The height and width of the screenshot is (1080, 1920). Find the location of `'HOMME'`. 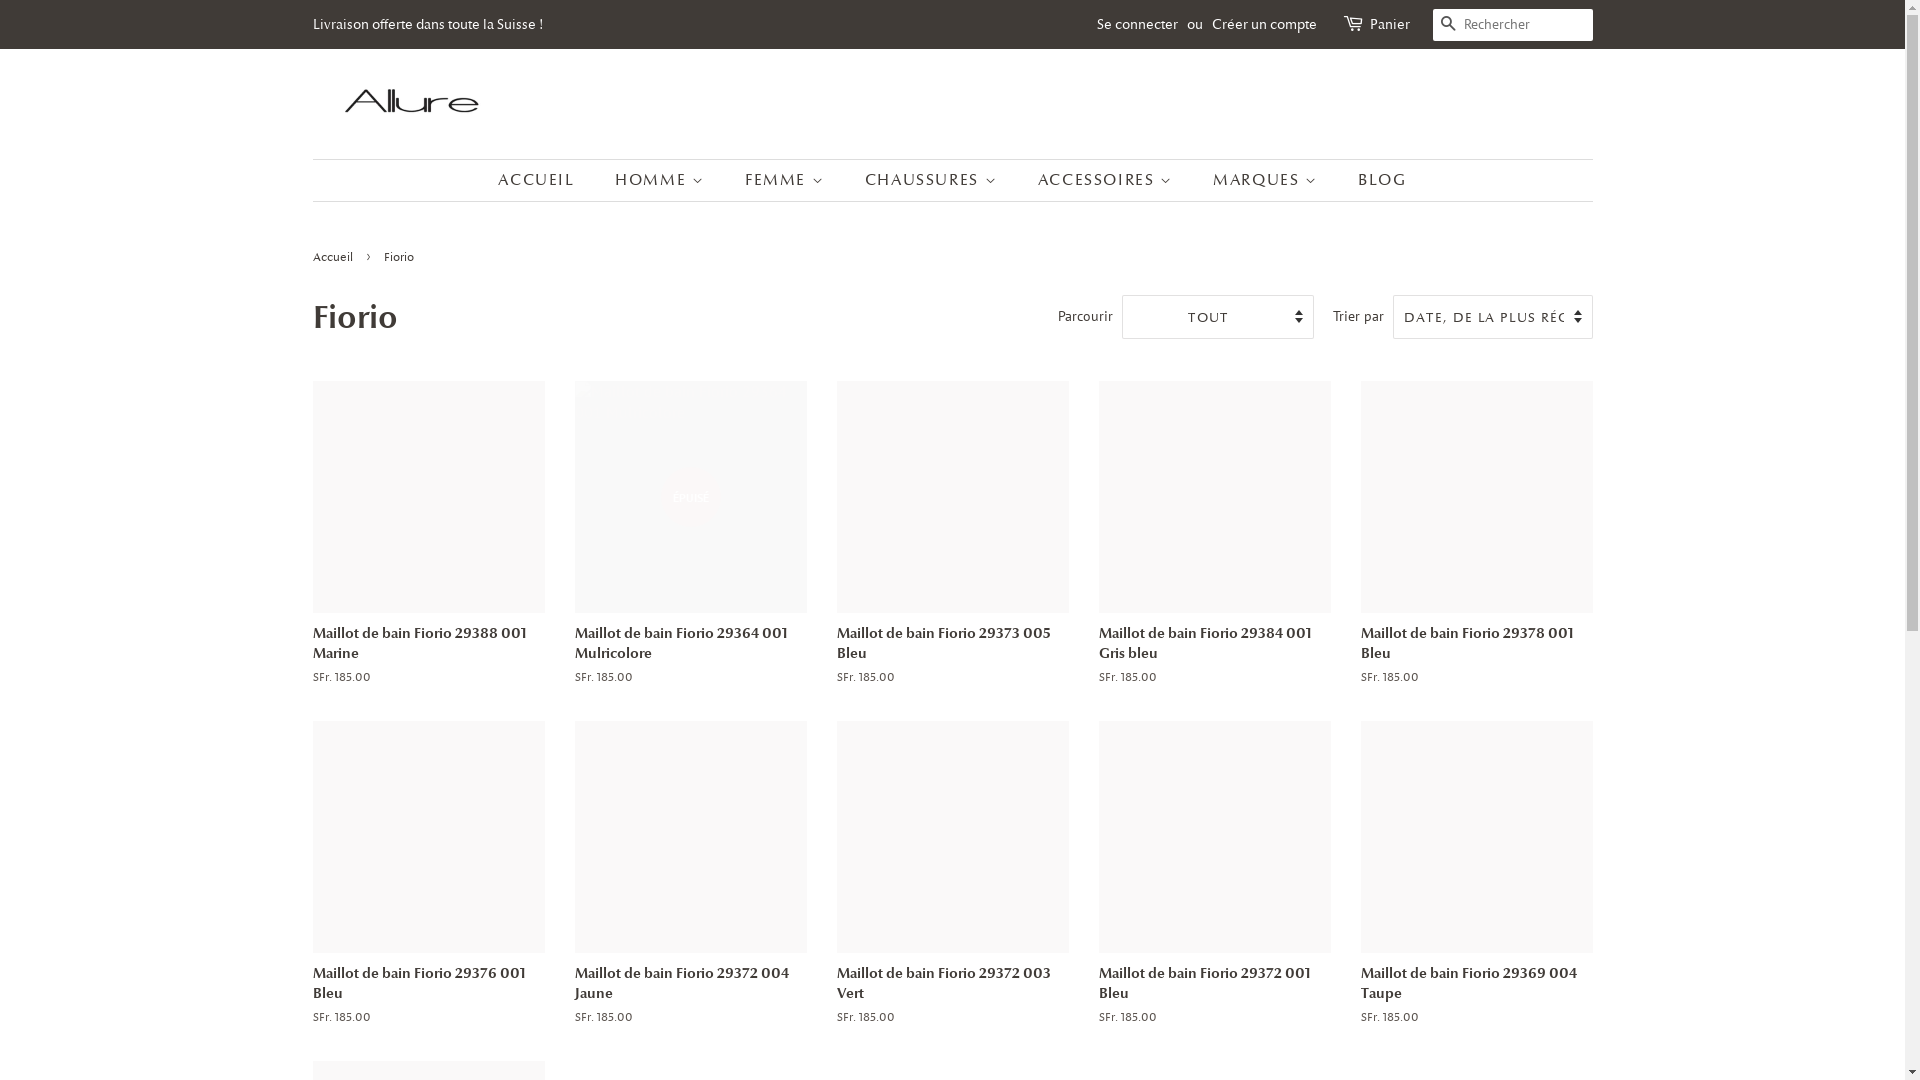

'HOMME' is located at coordinates (599, 180).